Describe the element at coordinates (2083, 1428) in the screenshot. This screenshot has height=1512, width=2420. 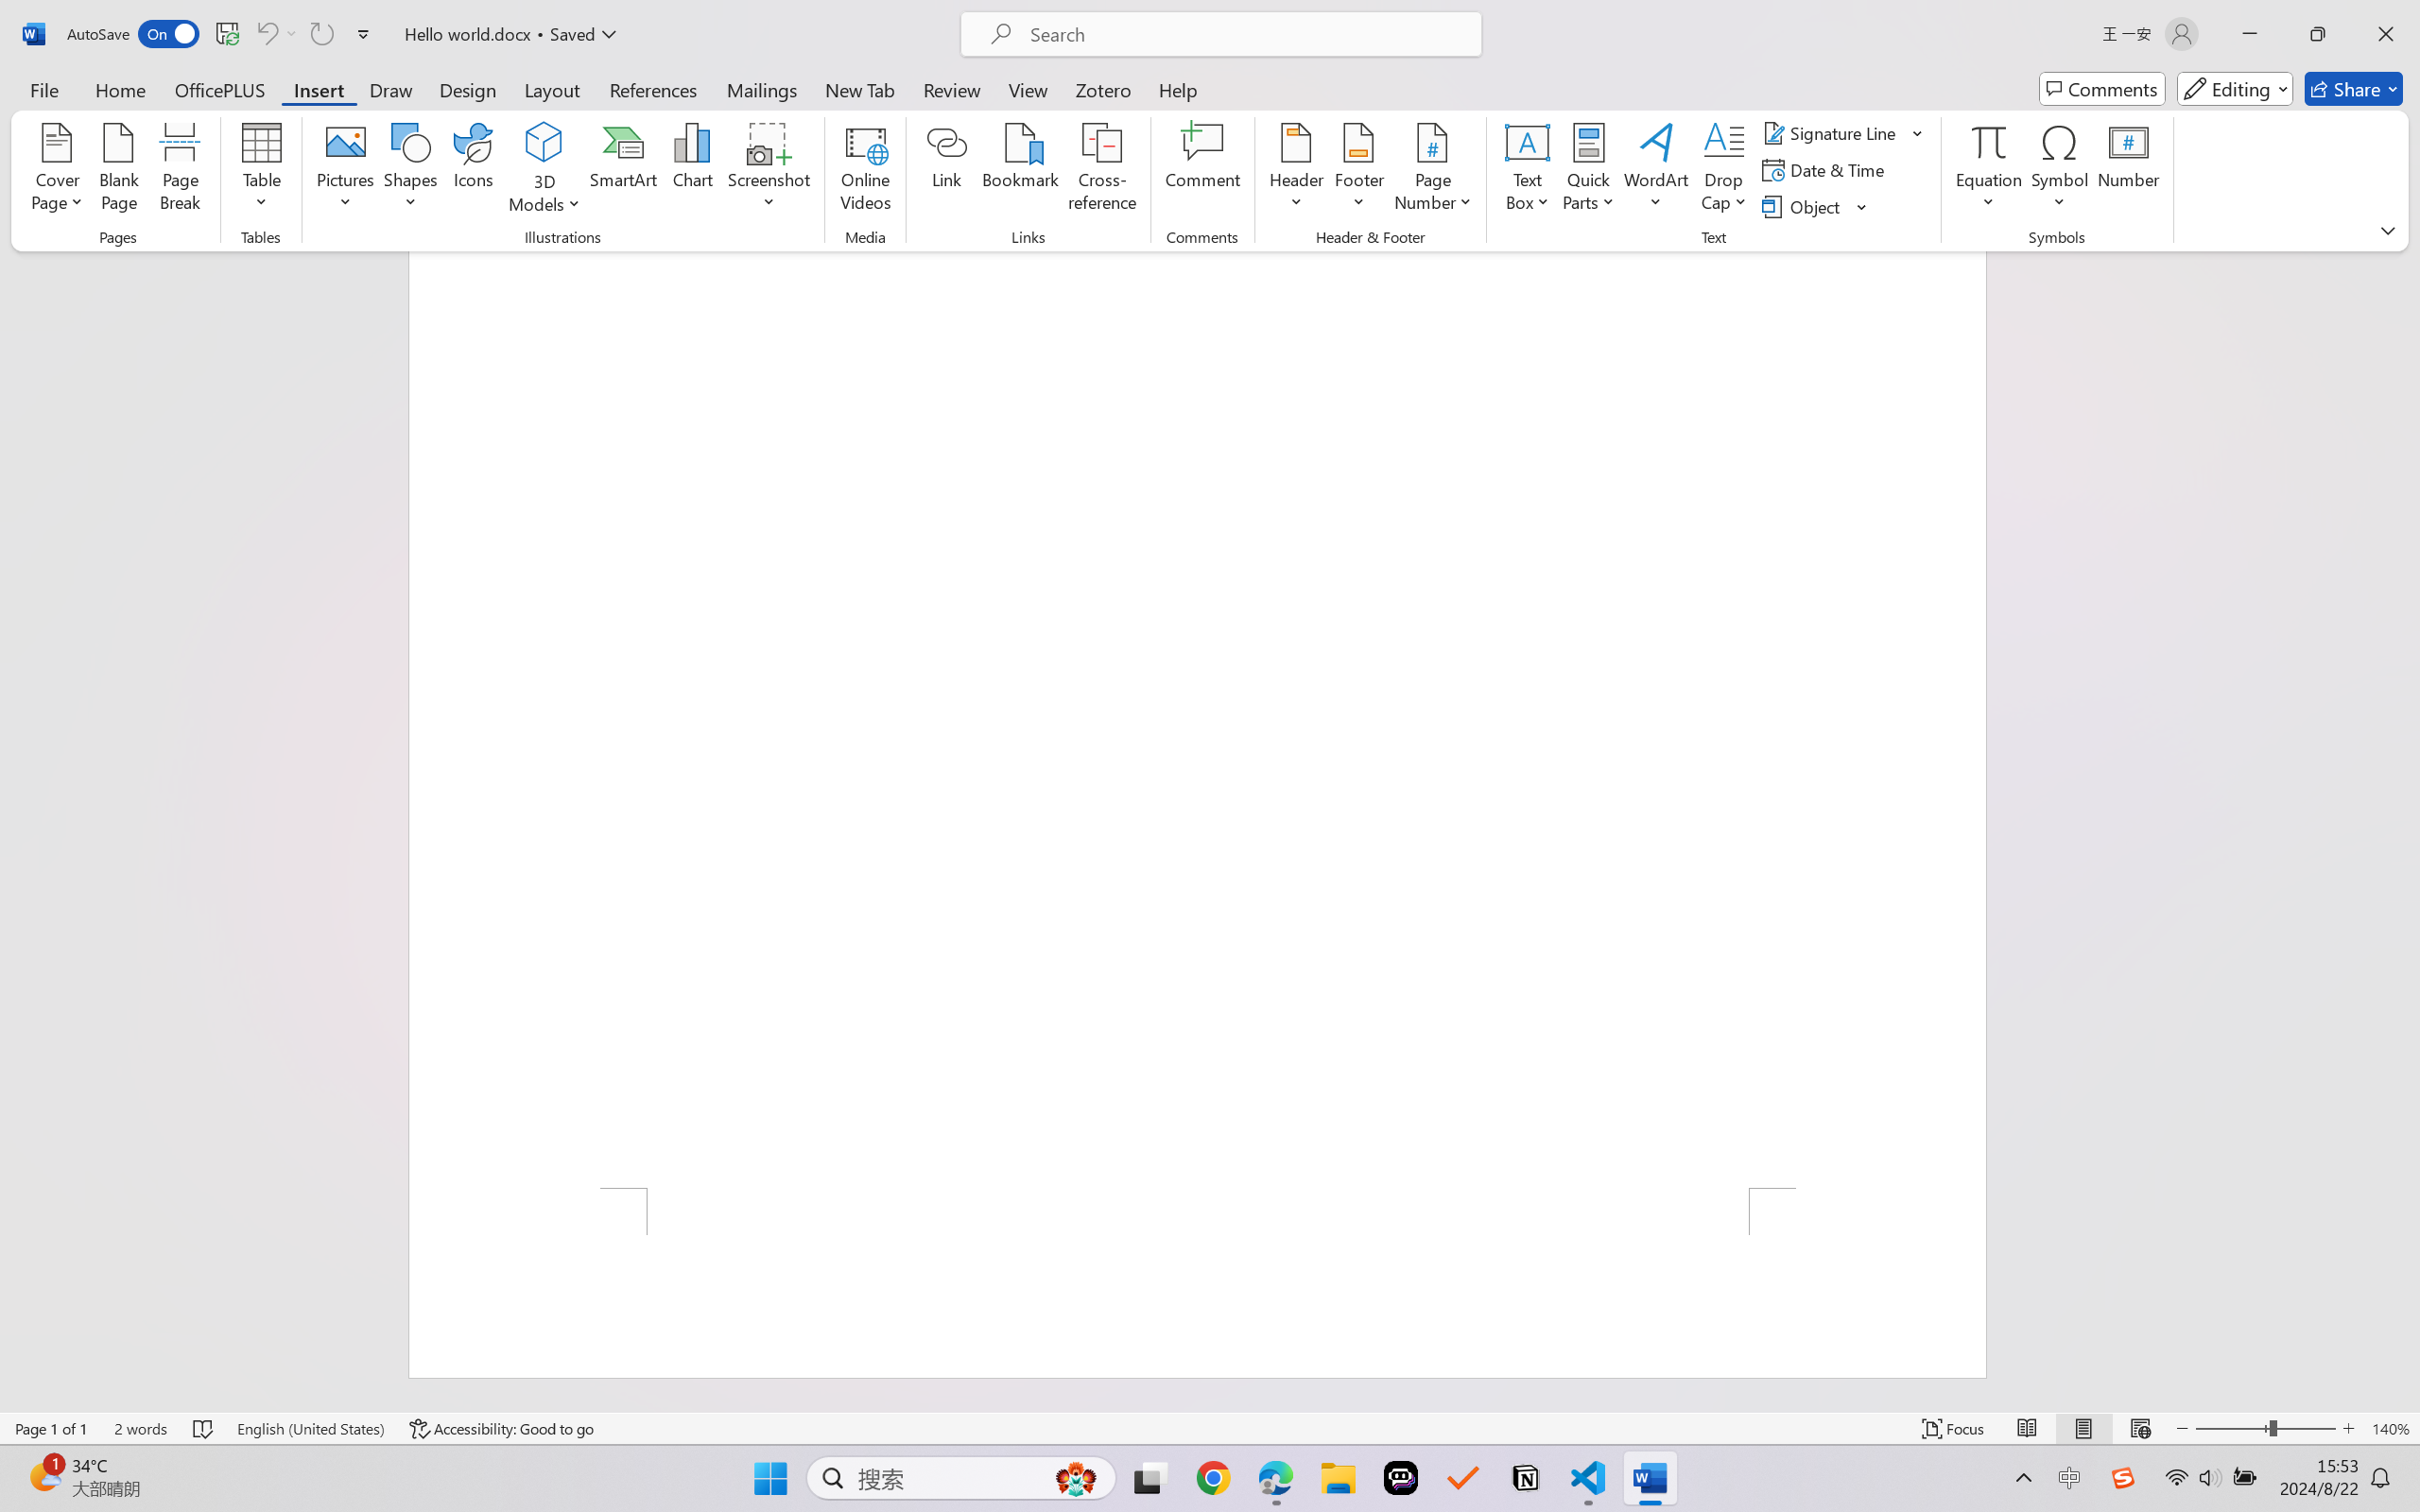
I see `'Print Layout'` at that location.